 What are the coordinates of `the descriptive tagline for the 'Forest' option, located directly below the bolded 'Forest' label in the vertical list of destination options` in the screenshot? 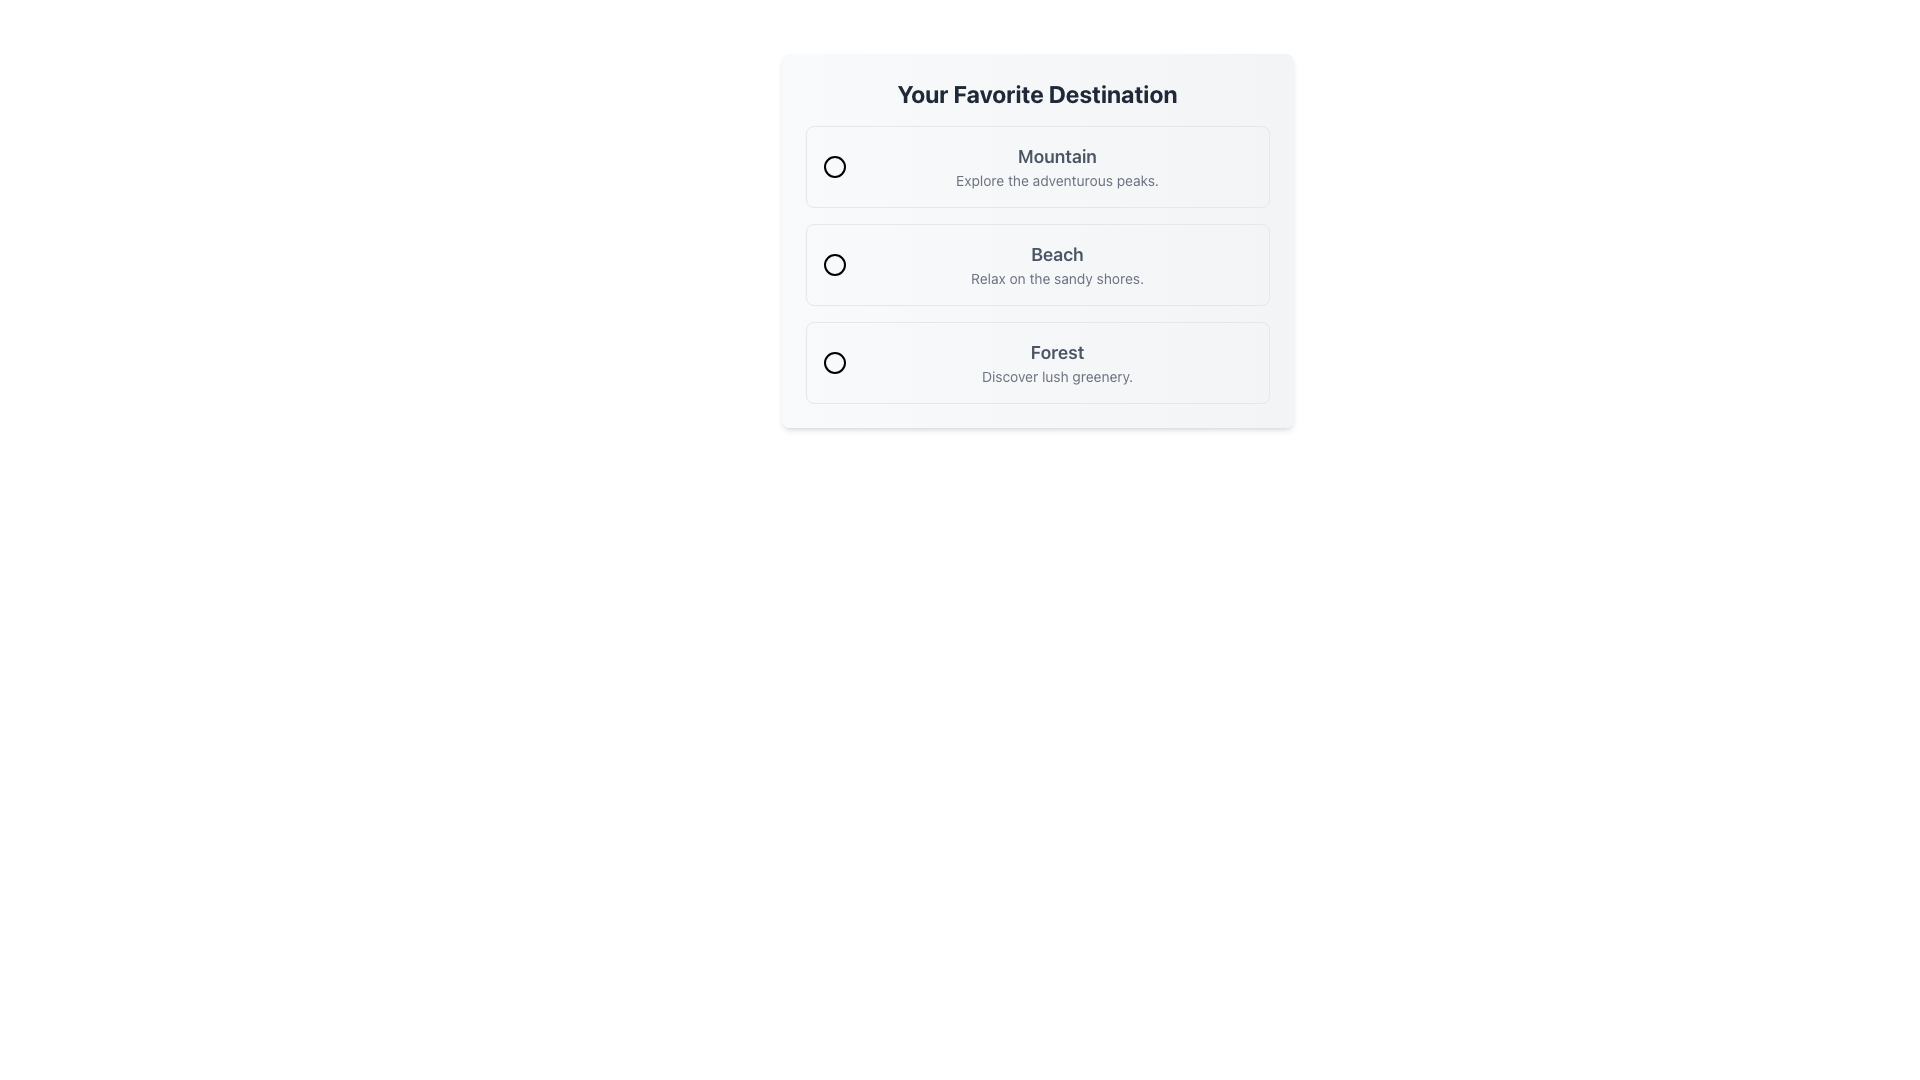 It's located at (1056, 377).